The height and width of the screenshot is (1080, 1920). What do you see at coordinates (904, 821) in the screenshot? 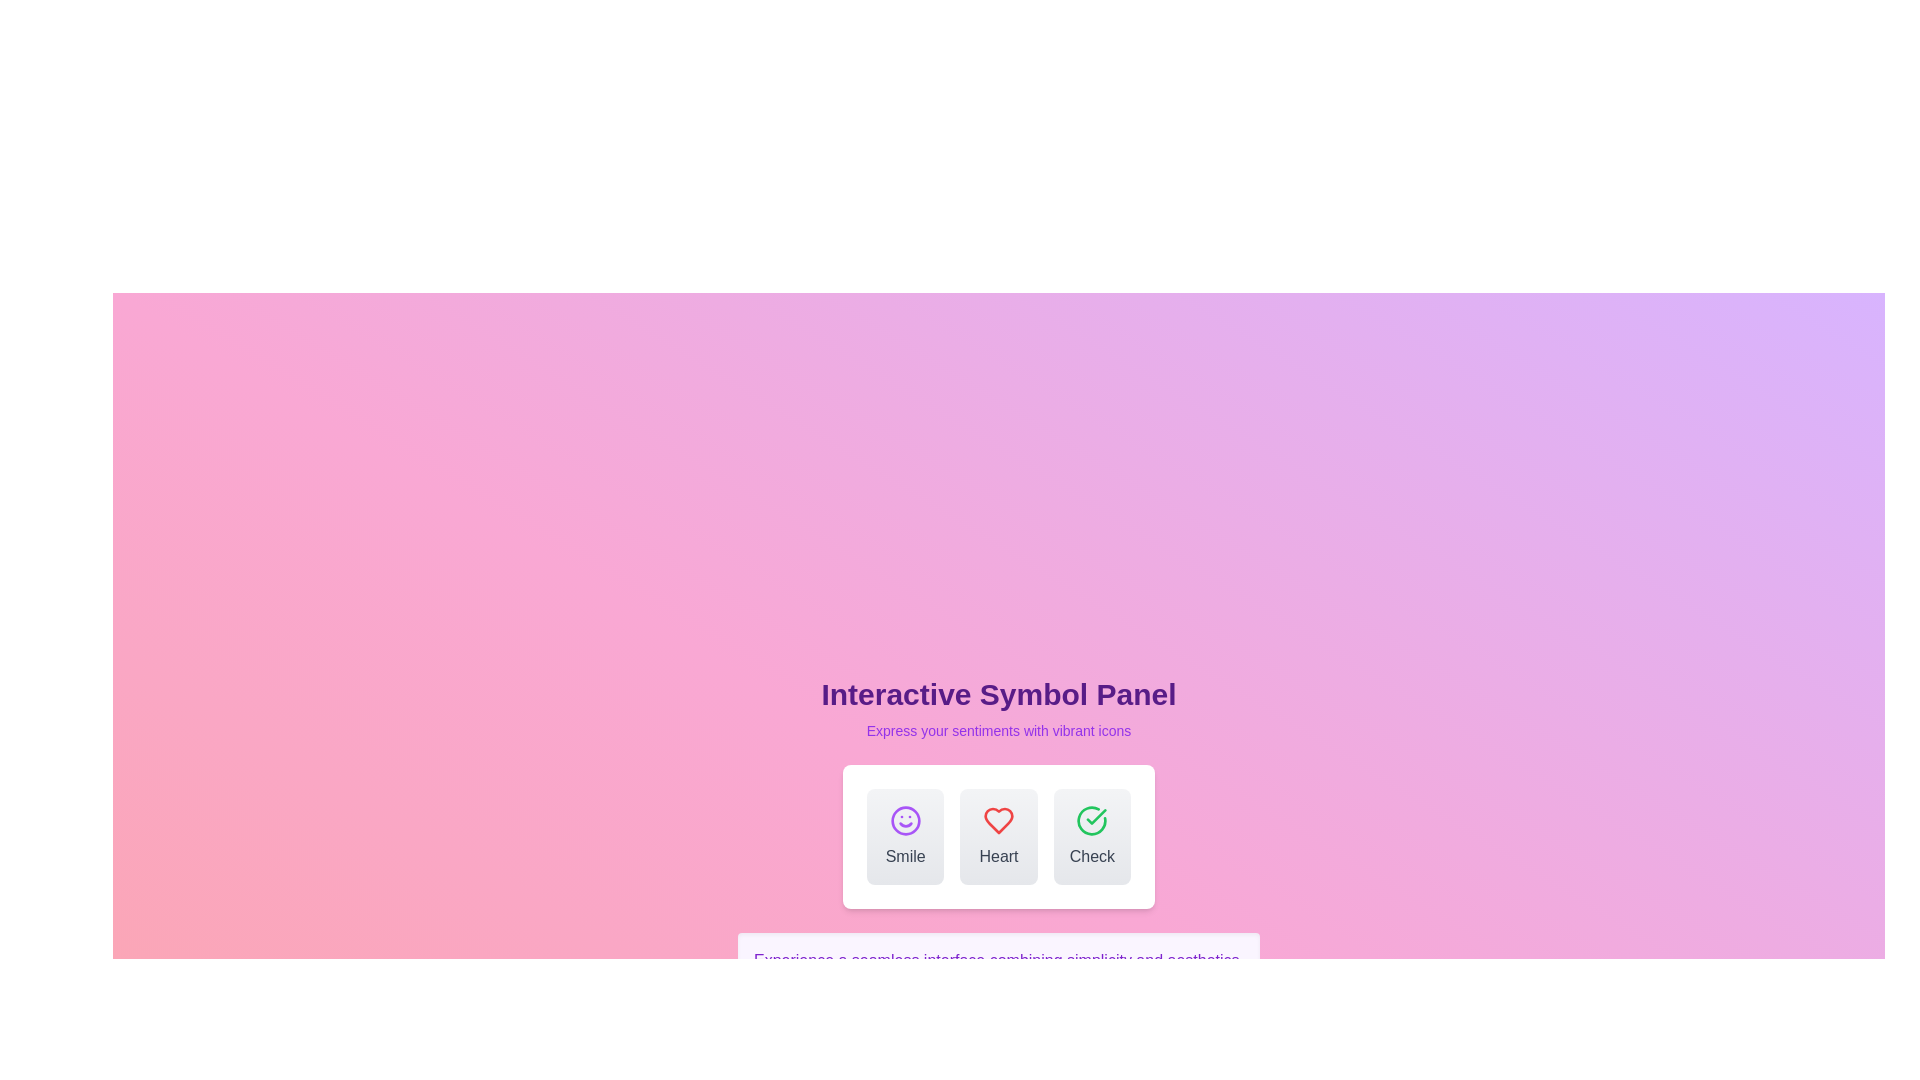
I see `the smiley face icon within the 'Interactive Symbol Panel' which is represented by the SVG graphical element` at bounding box center [904, 821].